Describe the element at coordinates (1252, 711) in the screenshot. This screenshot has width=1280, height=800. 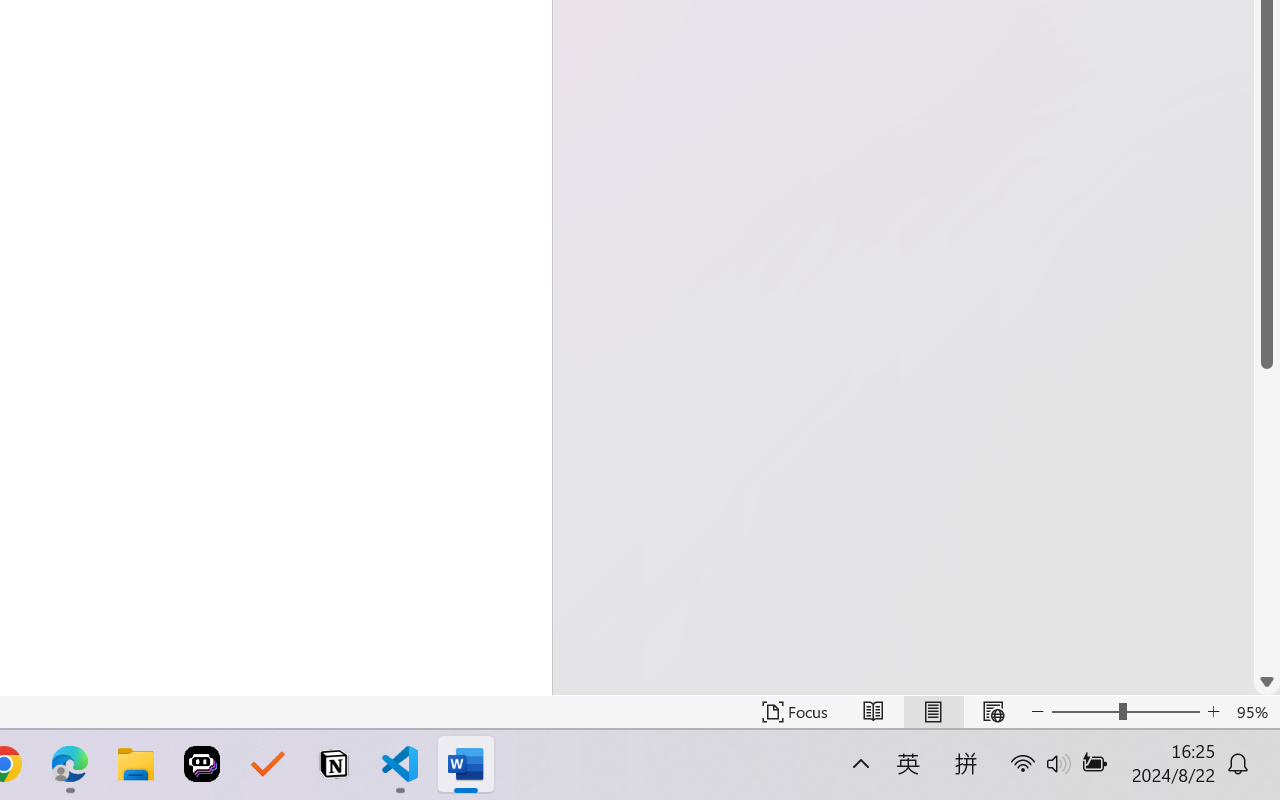
I see `'Zoom 95%'` at that location.